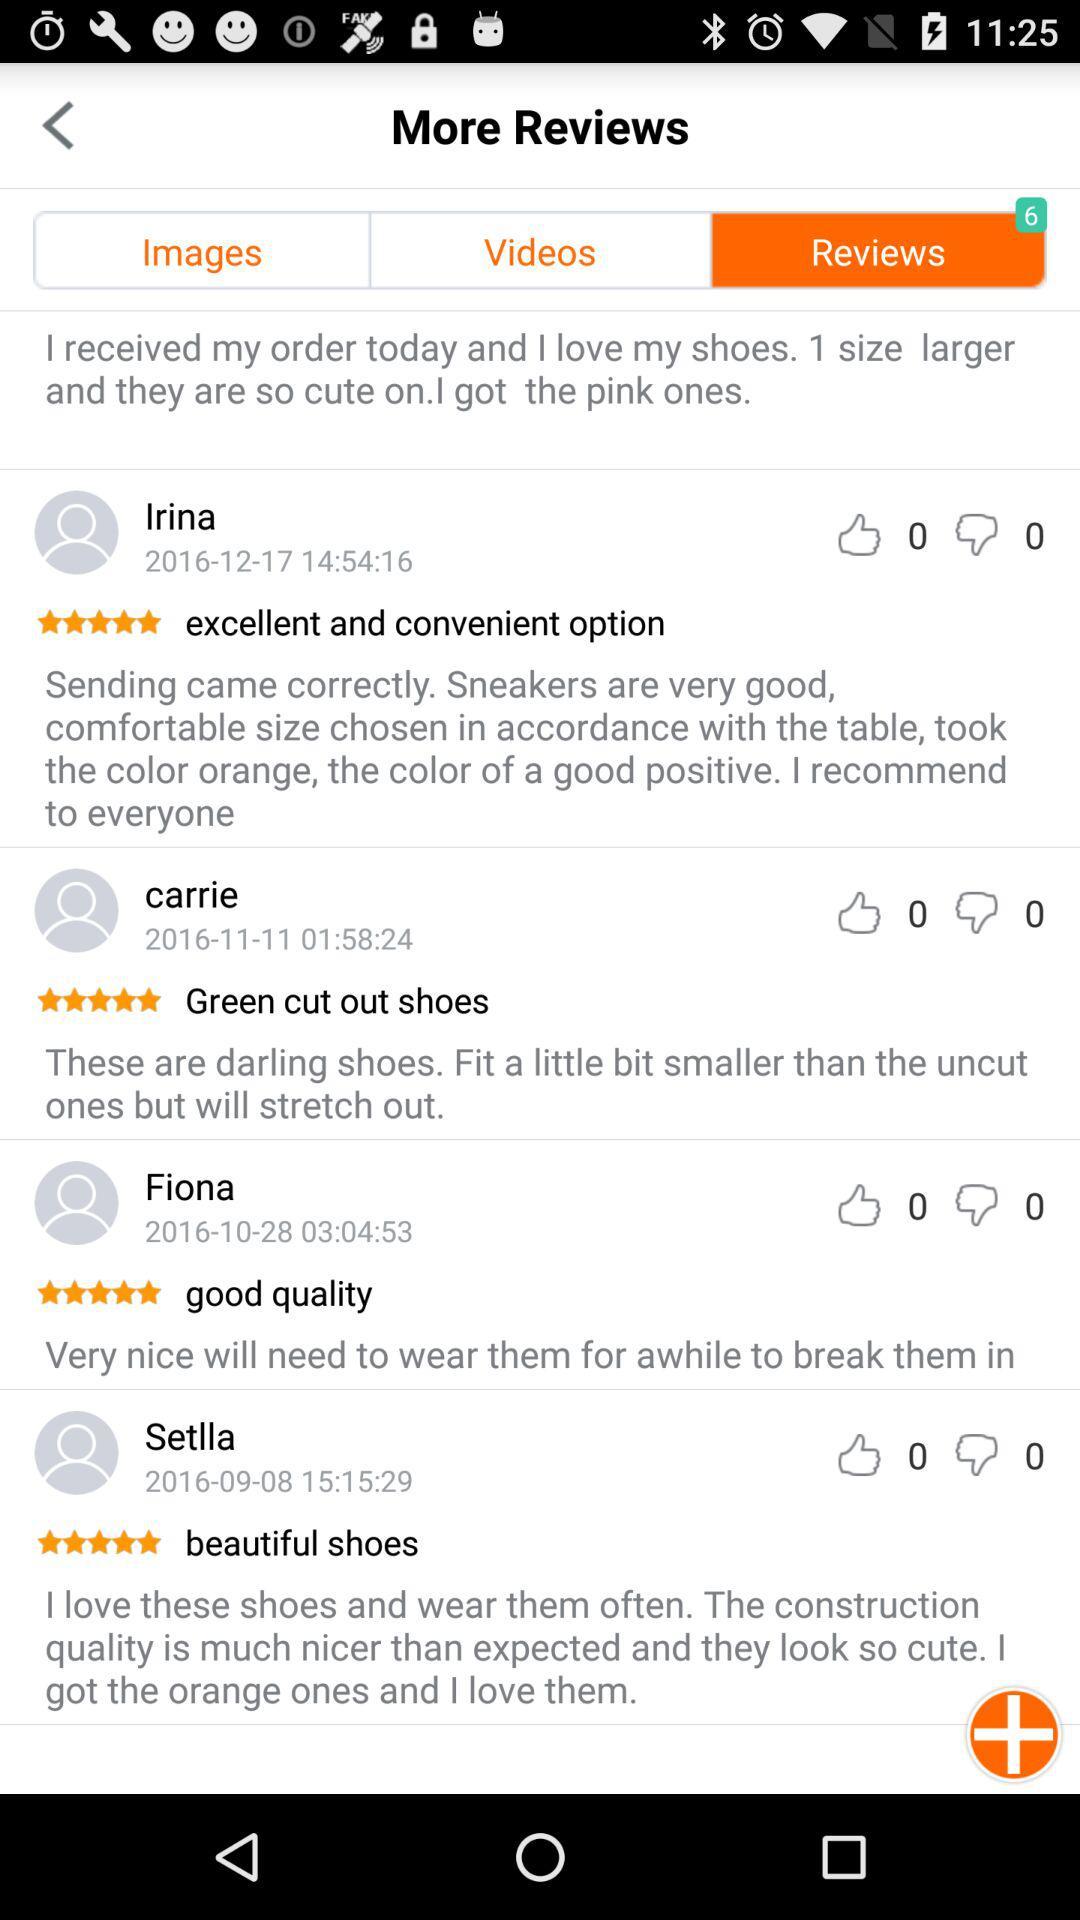  I want to click on previous page, so click(56, 124).